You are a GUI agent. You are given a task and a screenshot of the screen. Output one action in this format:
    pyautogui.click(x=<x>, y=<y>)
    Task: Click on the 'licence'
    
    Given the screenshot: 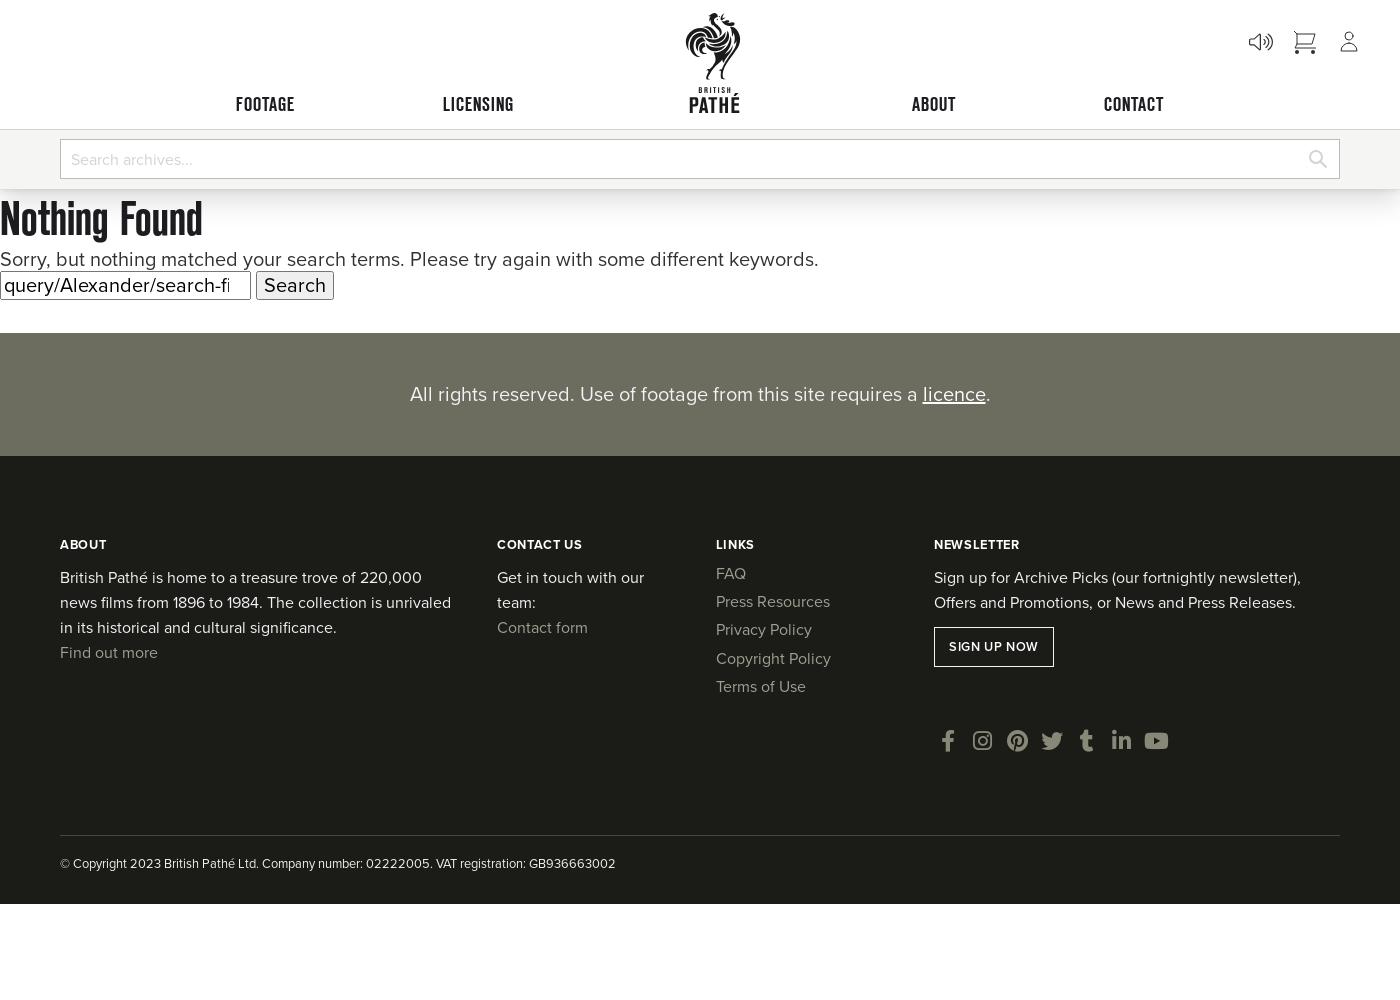 What is the action you would take?
    pyautogui.click(x=953, y=393)
    